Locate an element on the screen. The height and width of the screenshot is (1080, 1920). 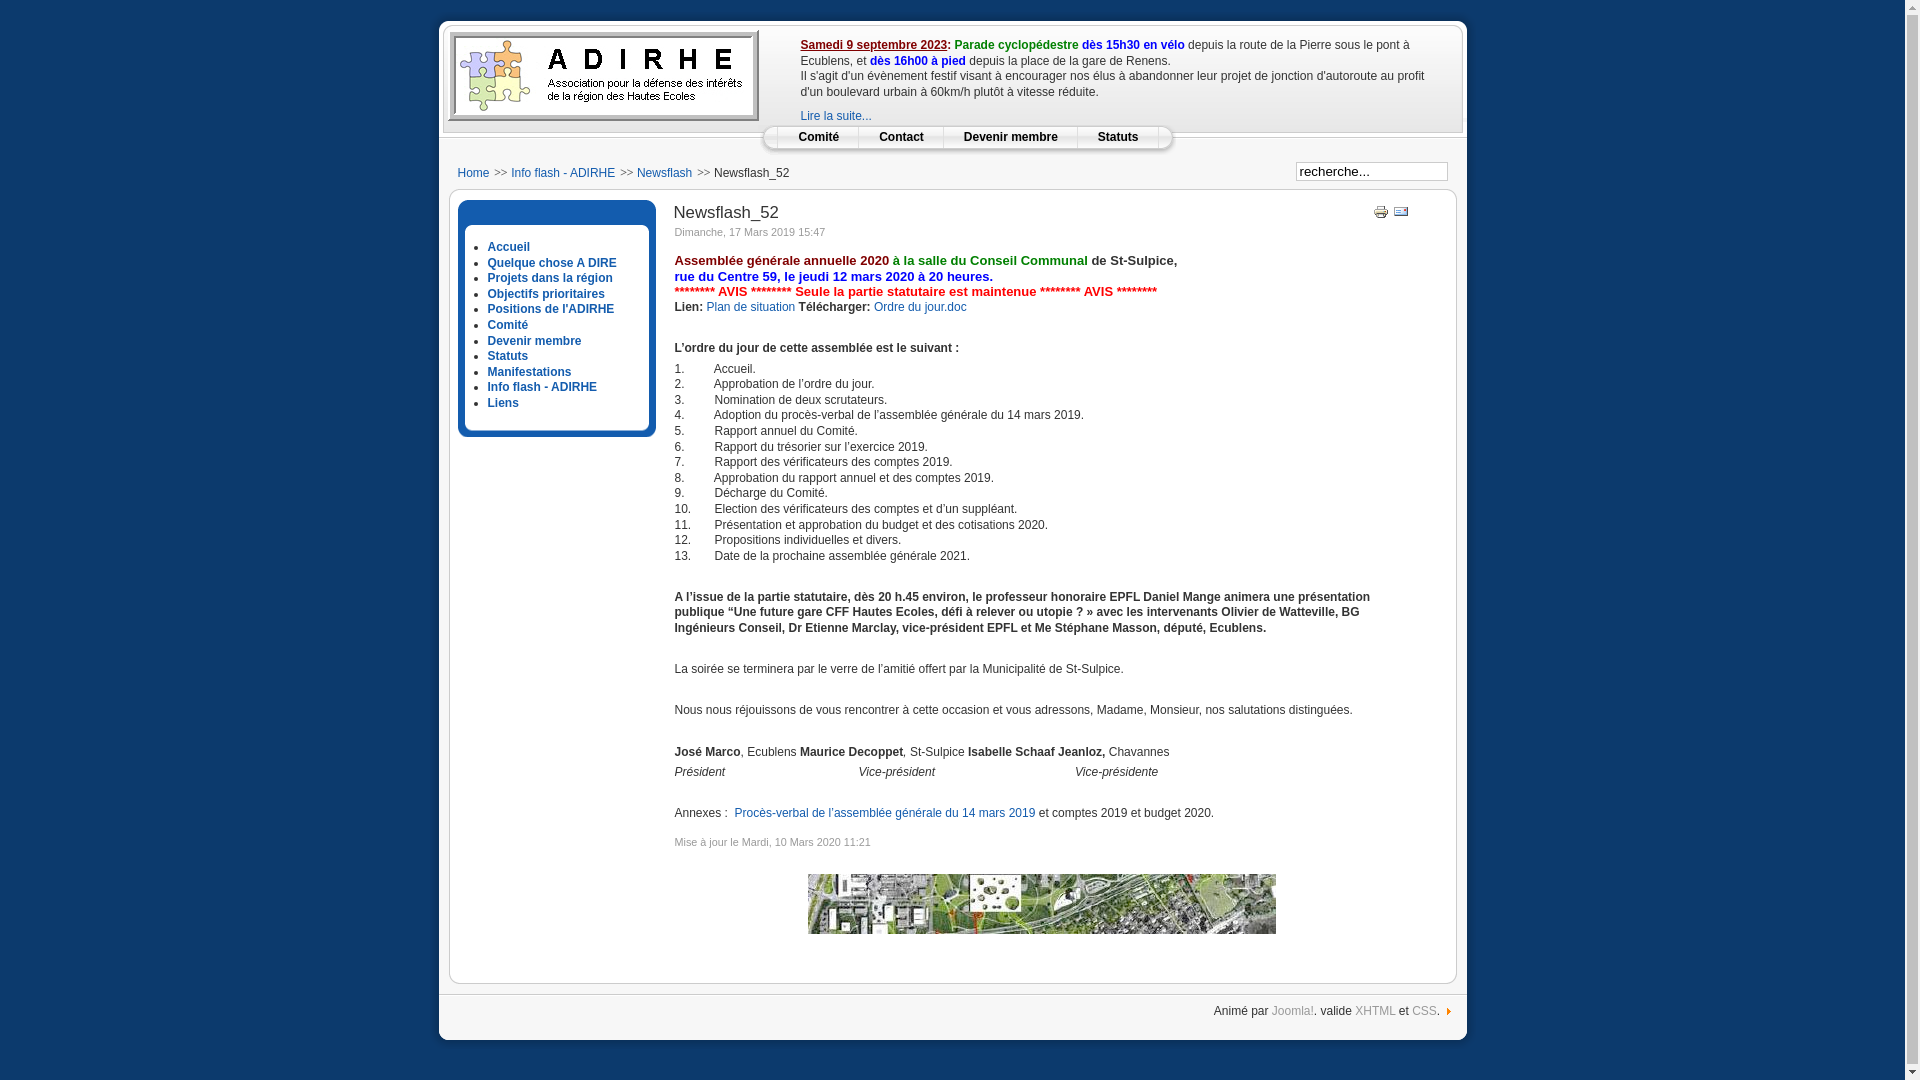
'Objectifs prioritaires' is located at coordinates (546, 293).